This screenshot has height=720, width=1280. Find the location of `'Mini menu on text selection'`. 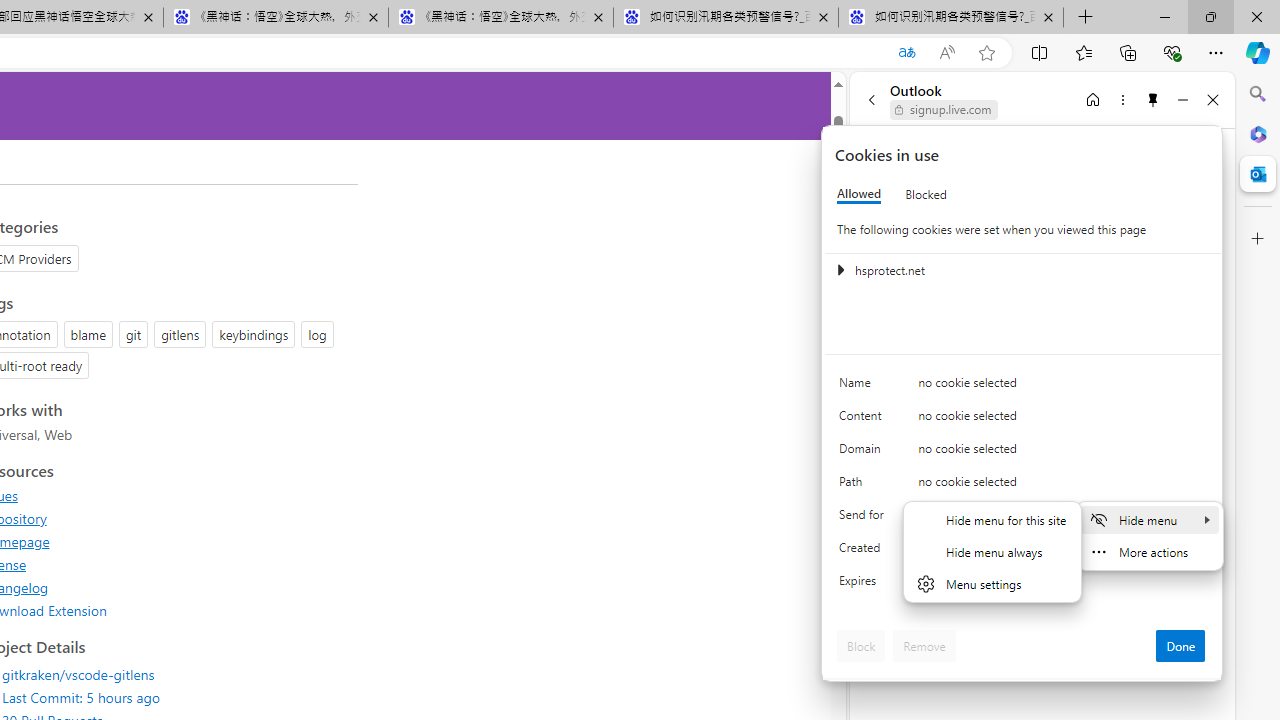

'Mini menu on text selection' is located at coordinates (1149, 535).